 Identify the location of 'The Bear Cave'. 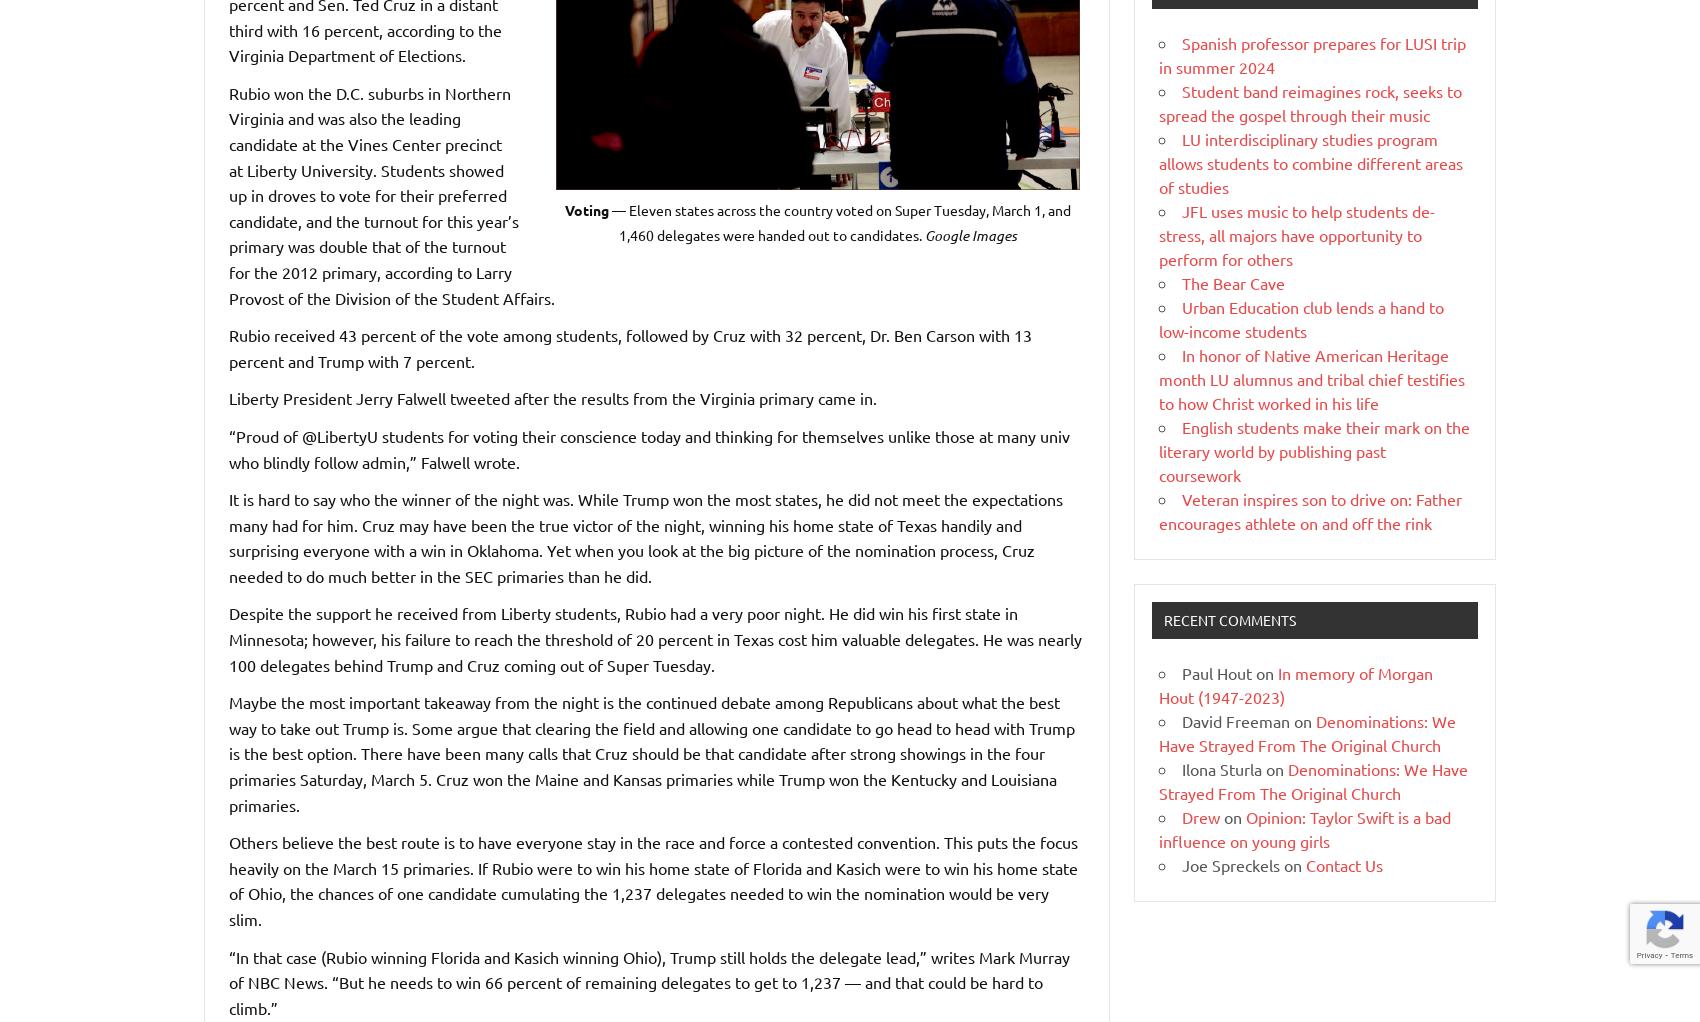
(1232, 281).